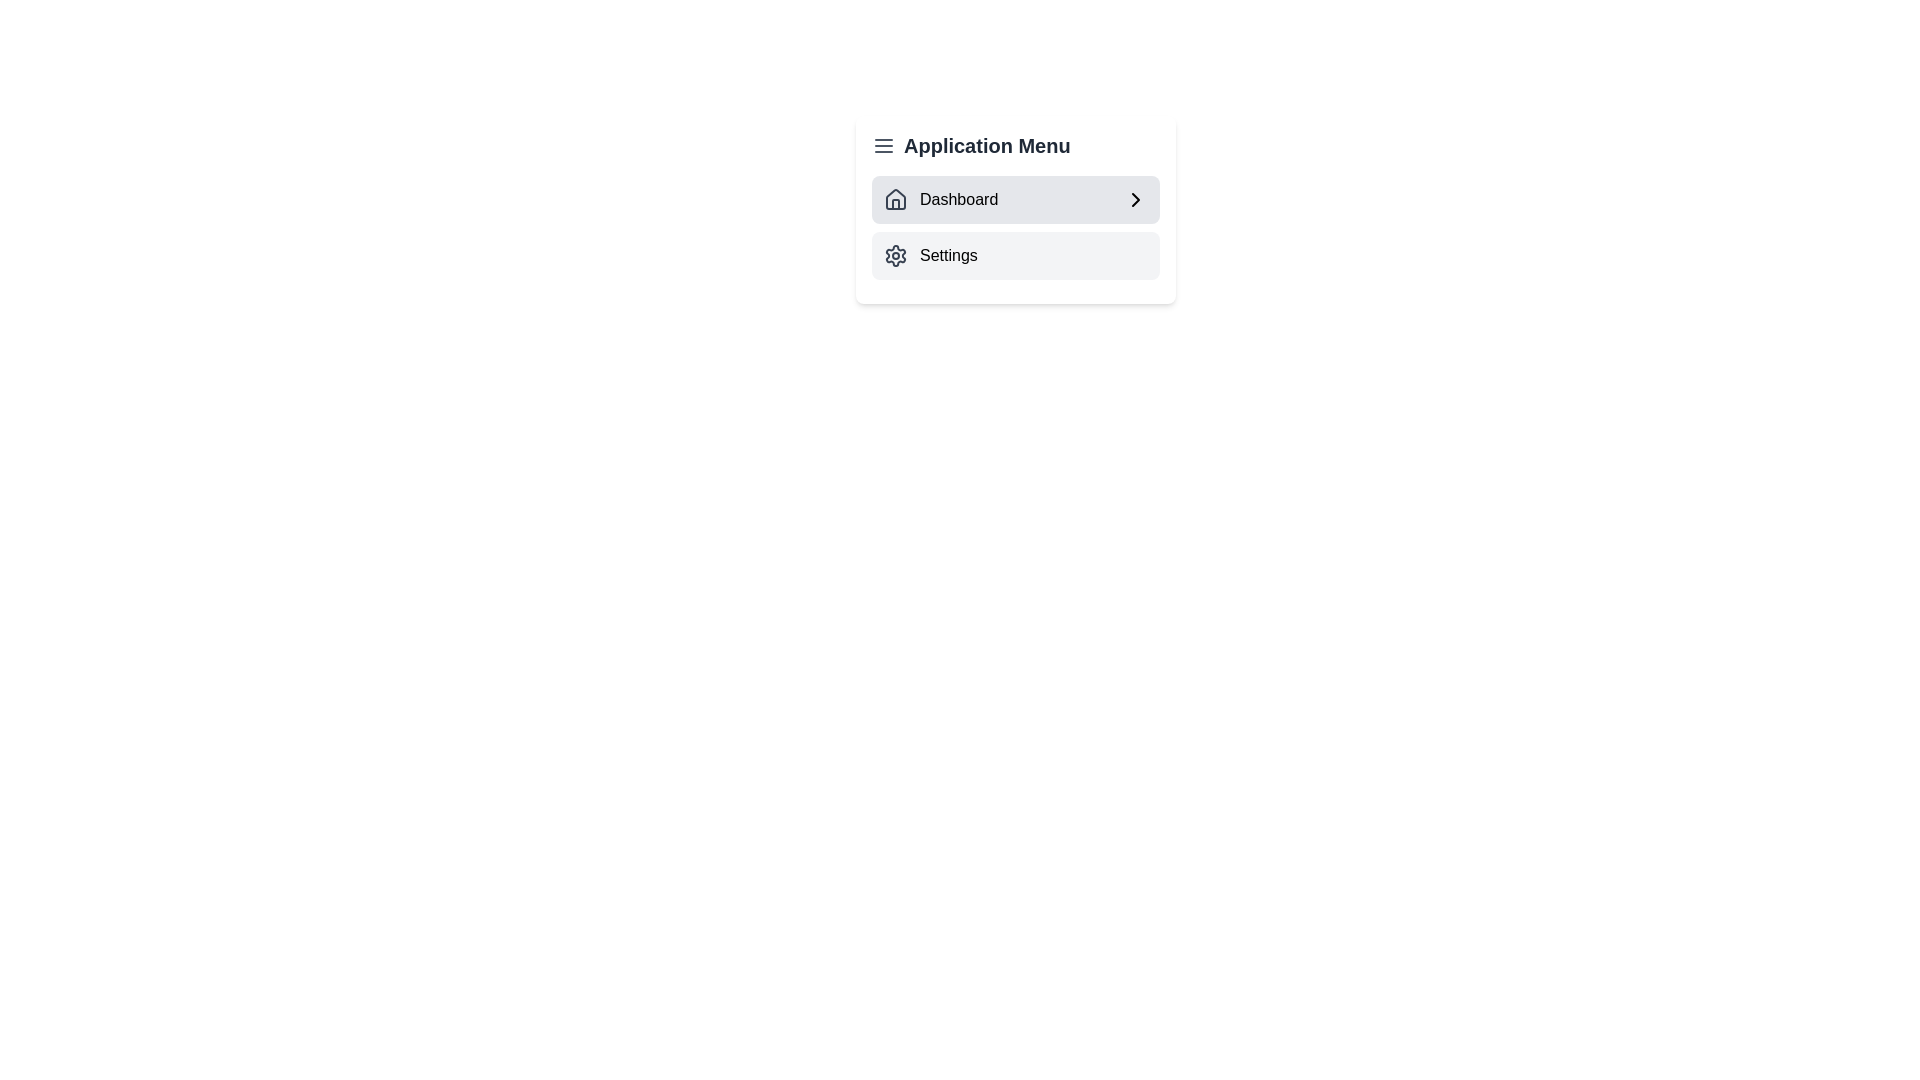 The image size is (1920, 1080). Describe the element at coordinates (1136, 200) in the screenshot. I see `the chevron icon located at the far right of the 'Dashboard' menu entry to view it as an indicator for additional functionality` at that location.